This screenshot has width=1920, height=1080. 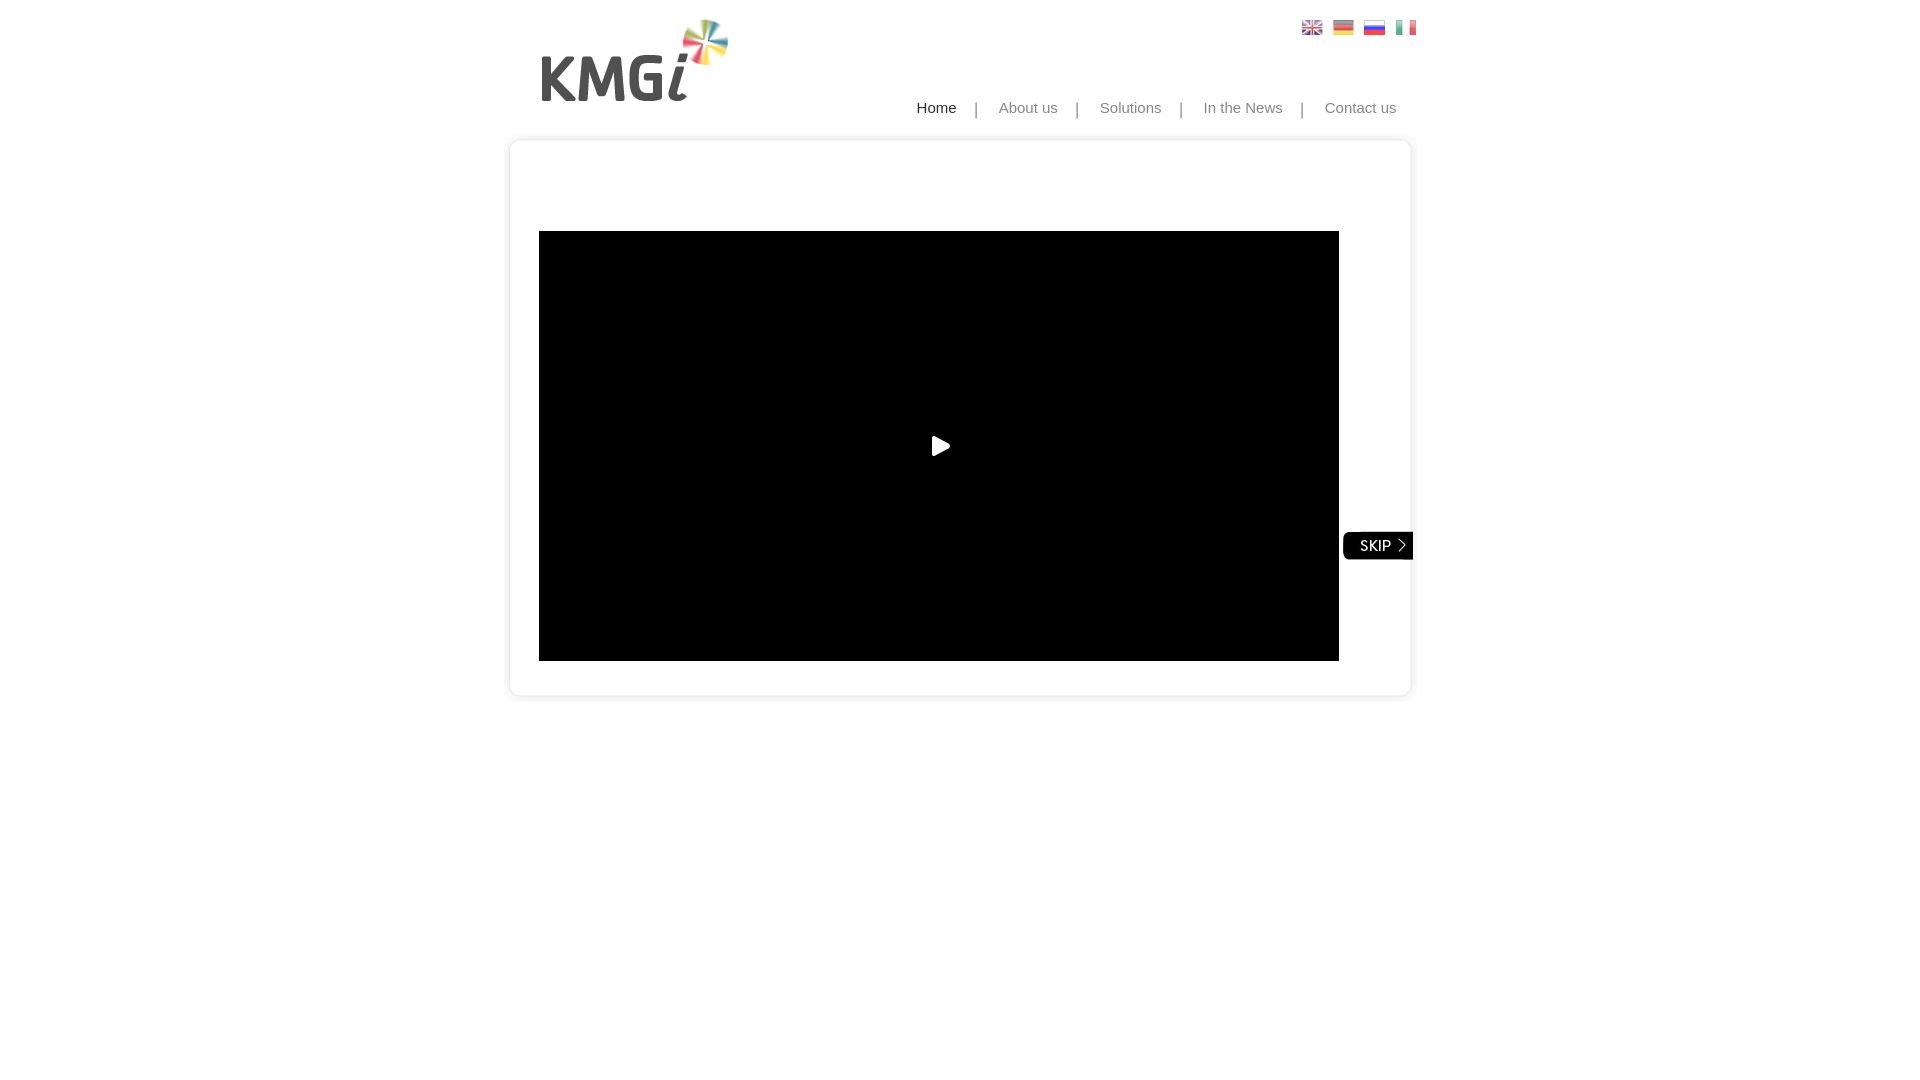 What do you see at coordinates (1312, 27) in the screenshot?
I see `'English'` at bounding box center [1312, 27].